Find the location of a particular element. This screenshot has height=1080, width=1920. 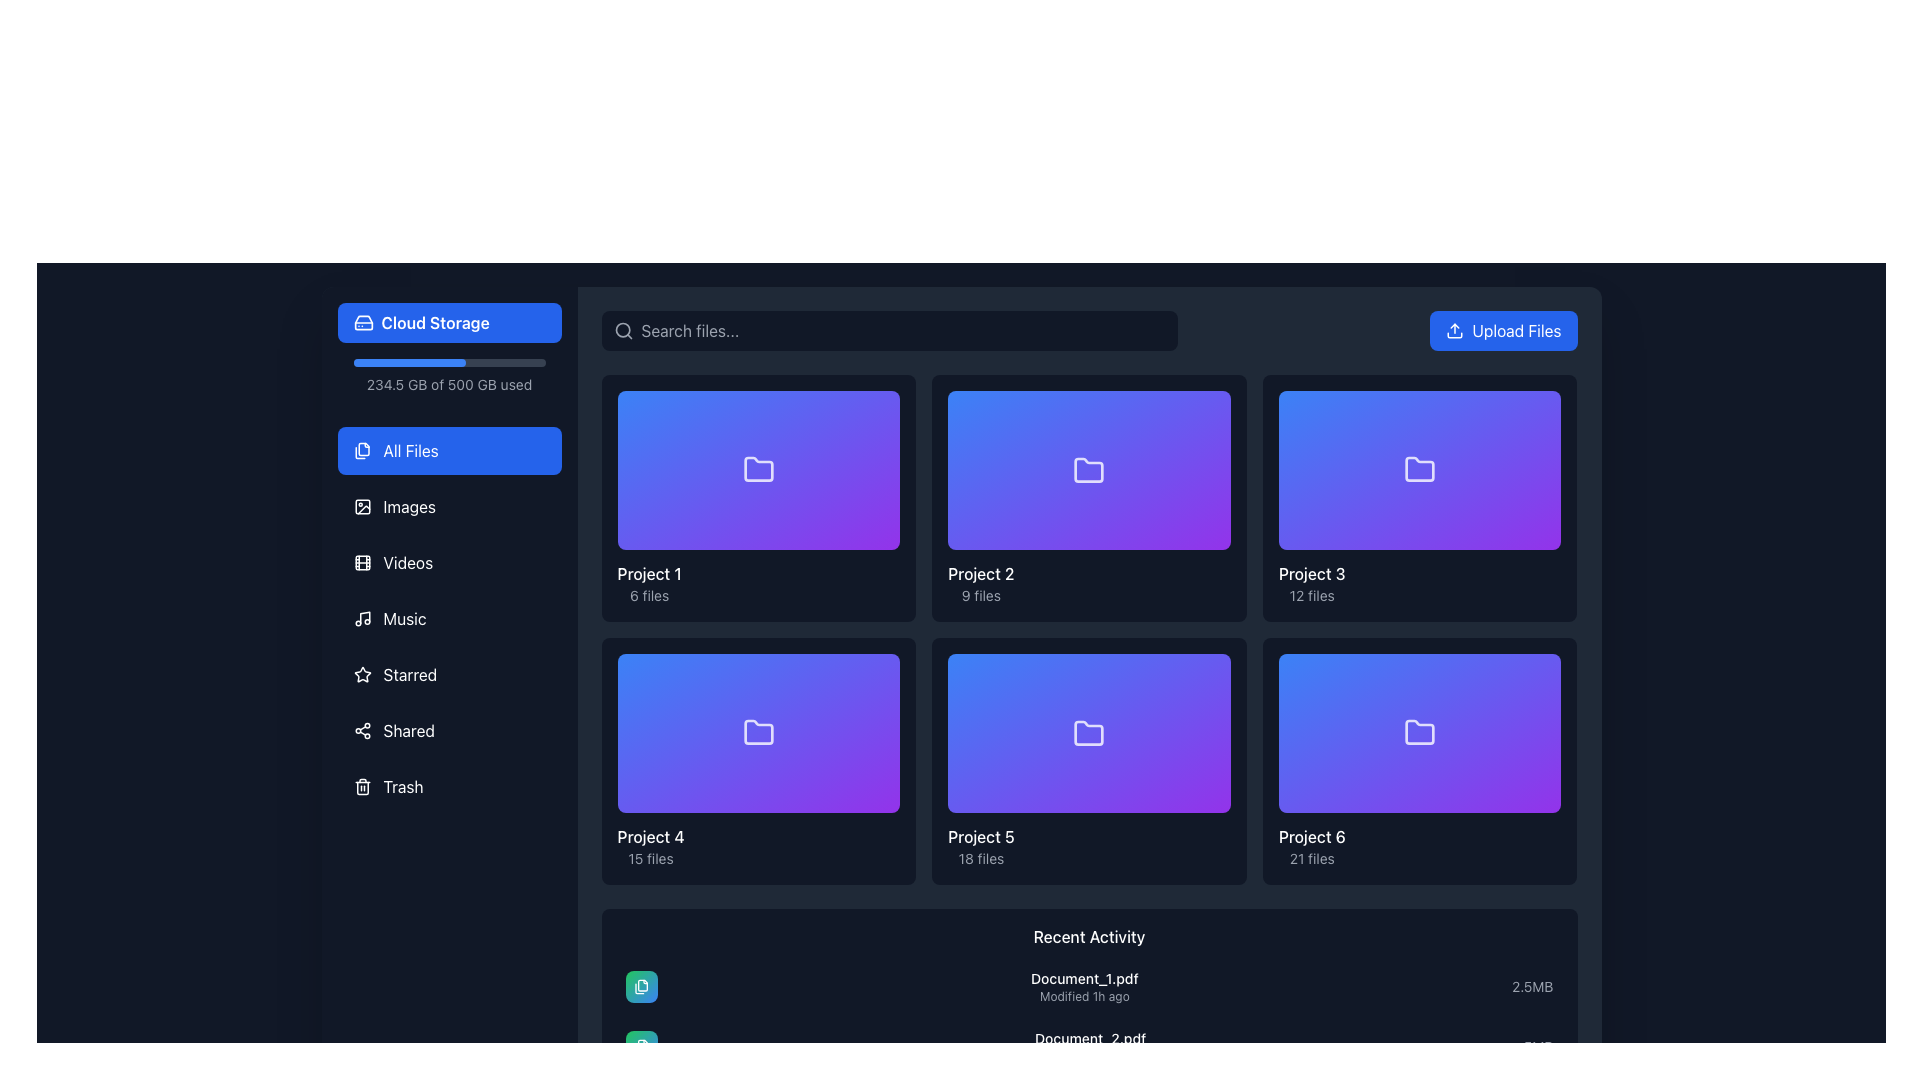

the 'Trash' text label in the vertical navigation menu is located at coordinates (402, 785).